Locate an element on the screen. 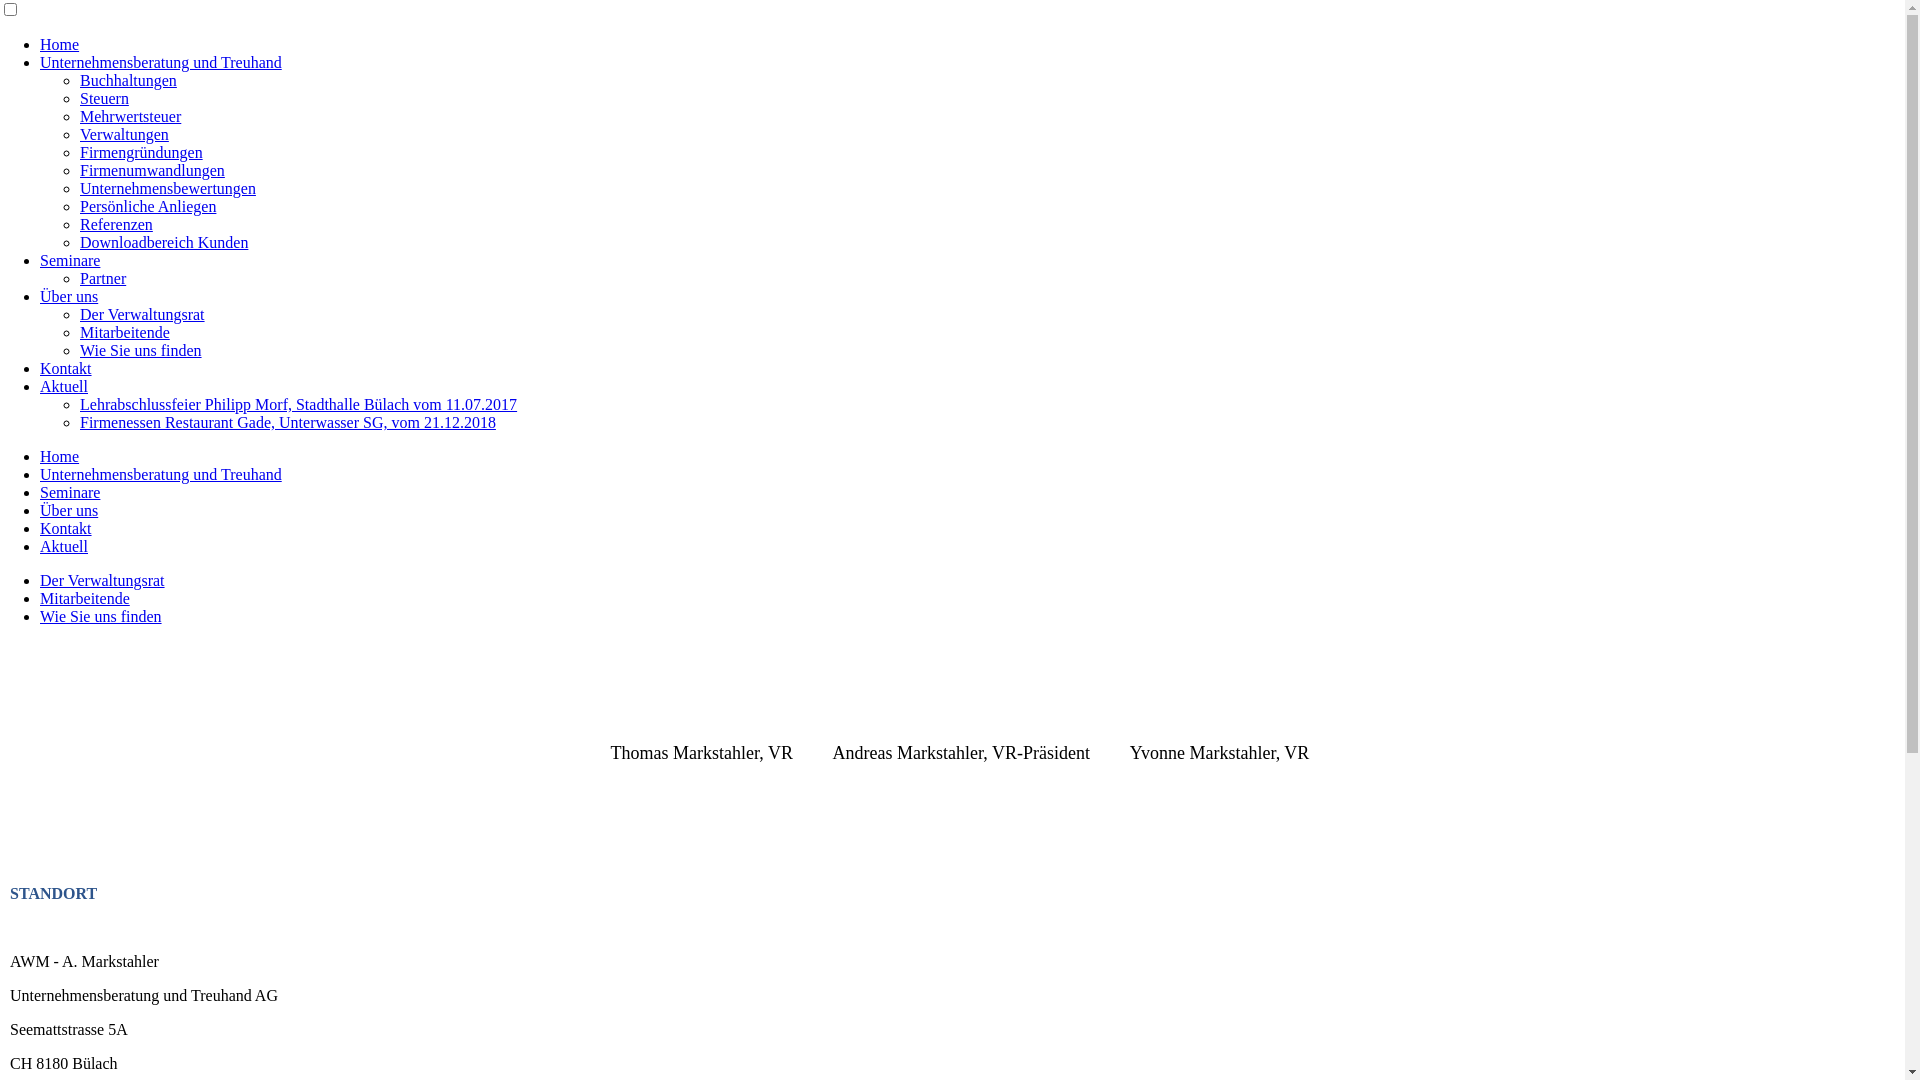  'Downloadbereich Kunden' is located at coordinates (163, 241).